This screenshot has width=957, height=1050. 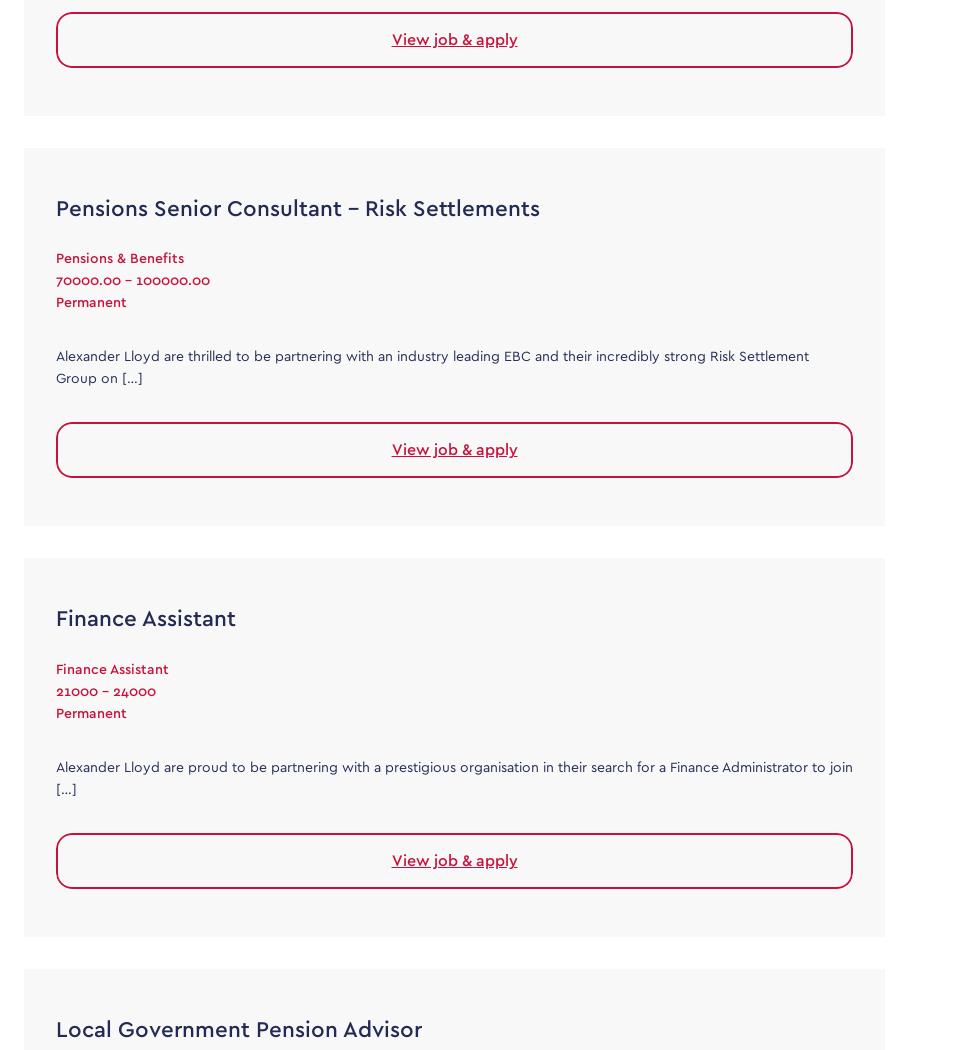 What do you see at coordinates (120, 259) in the screenshot?
I see `'Pensions & Benefits'` at bounding box center [120, 259].